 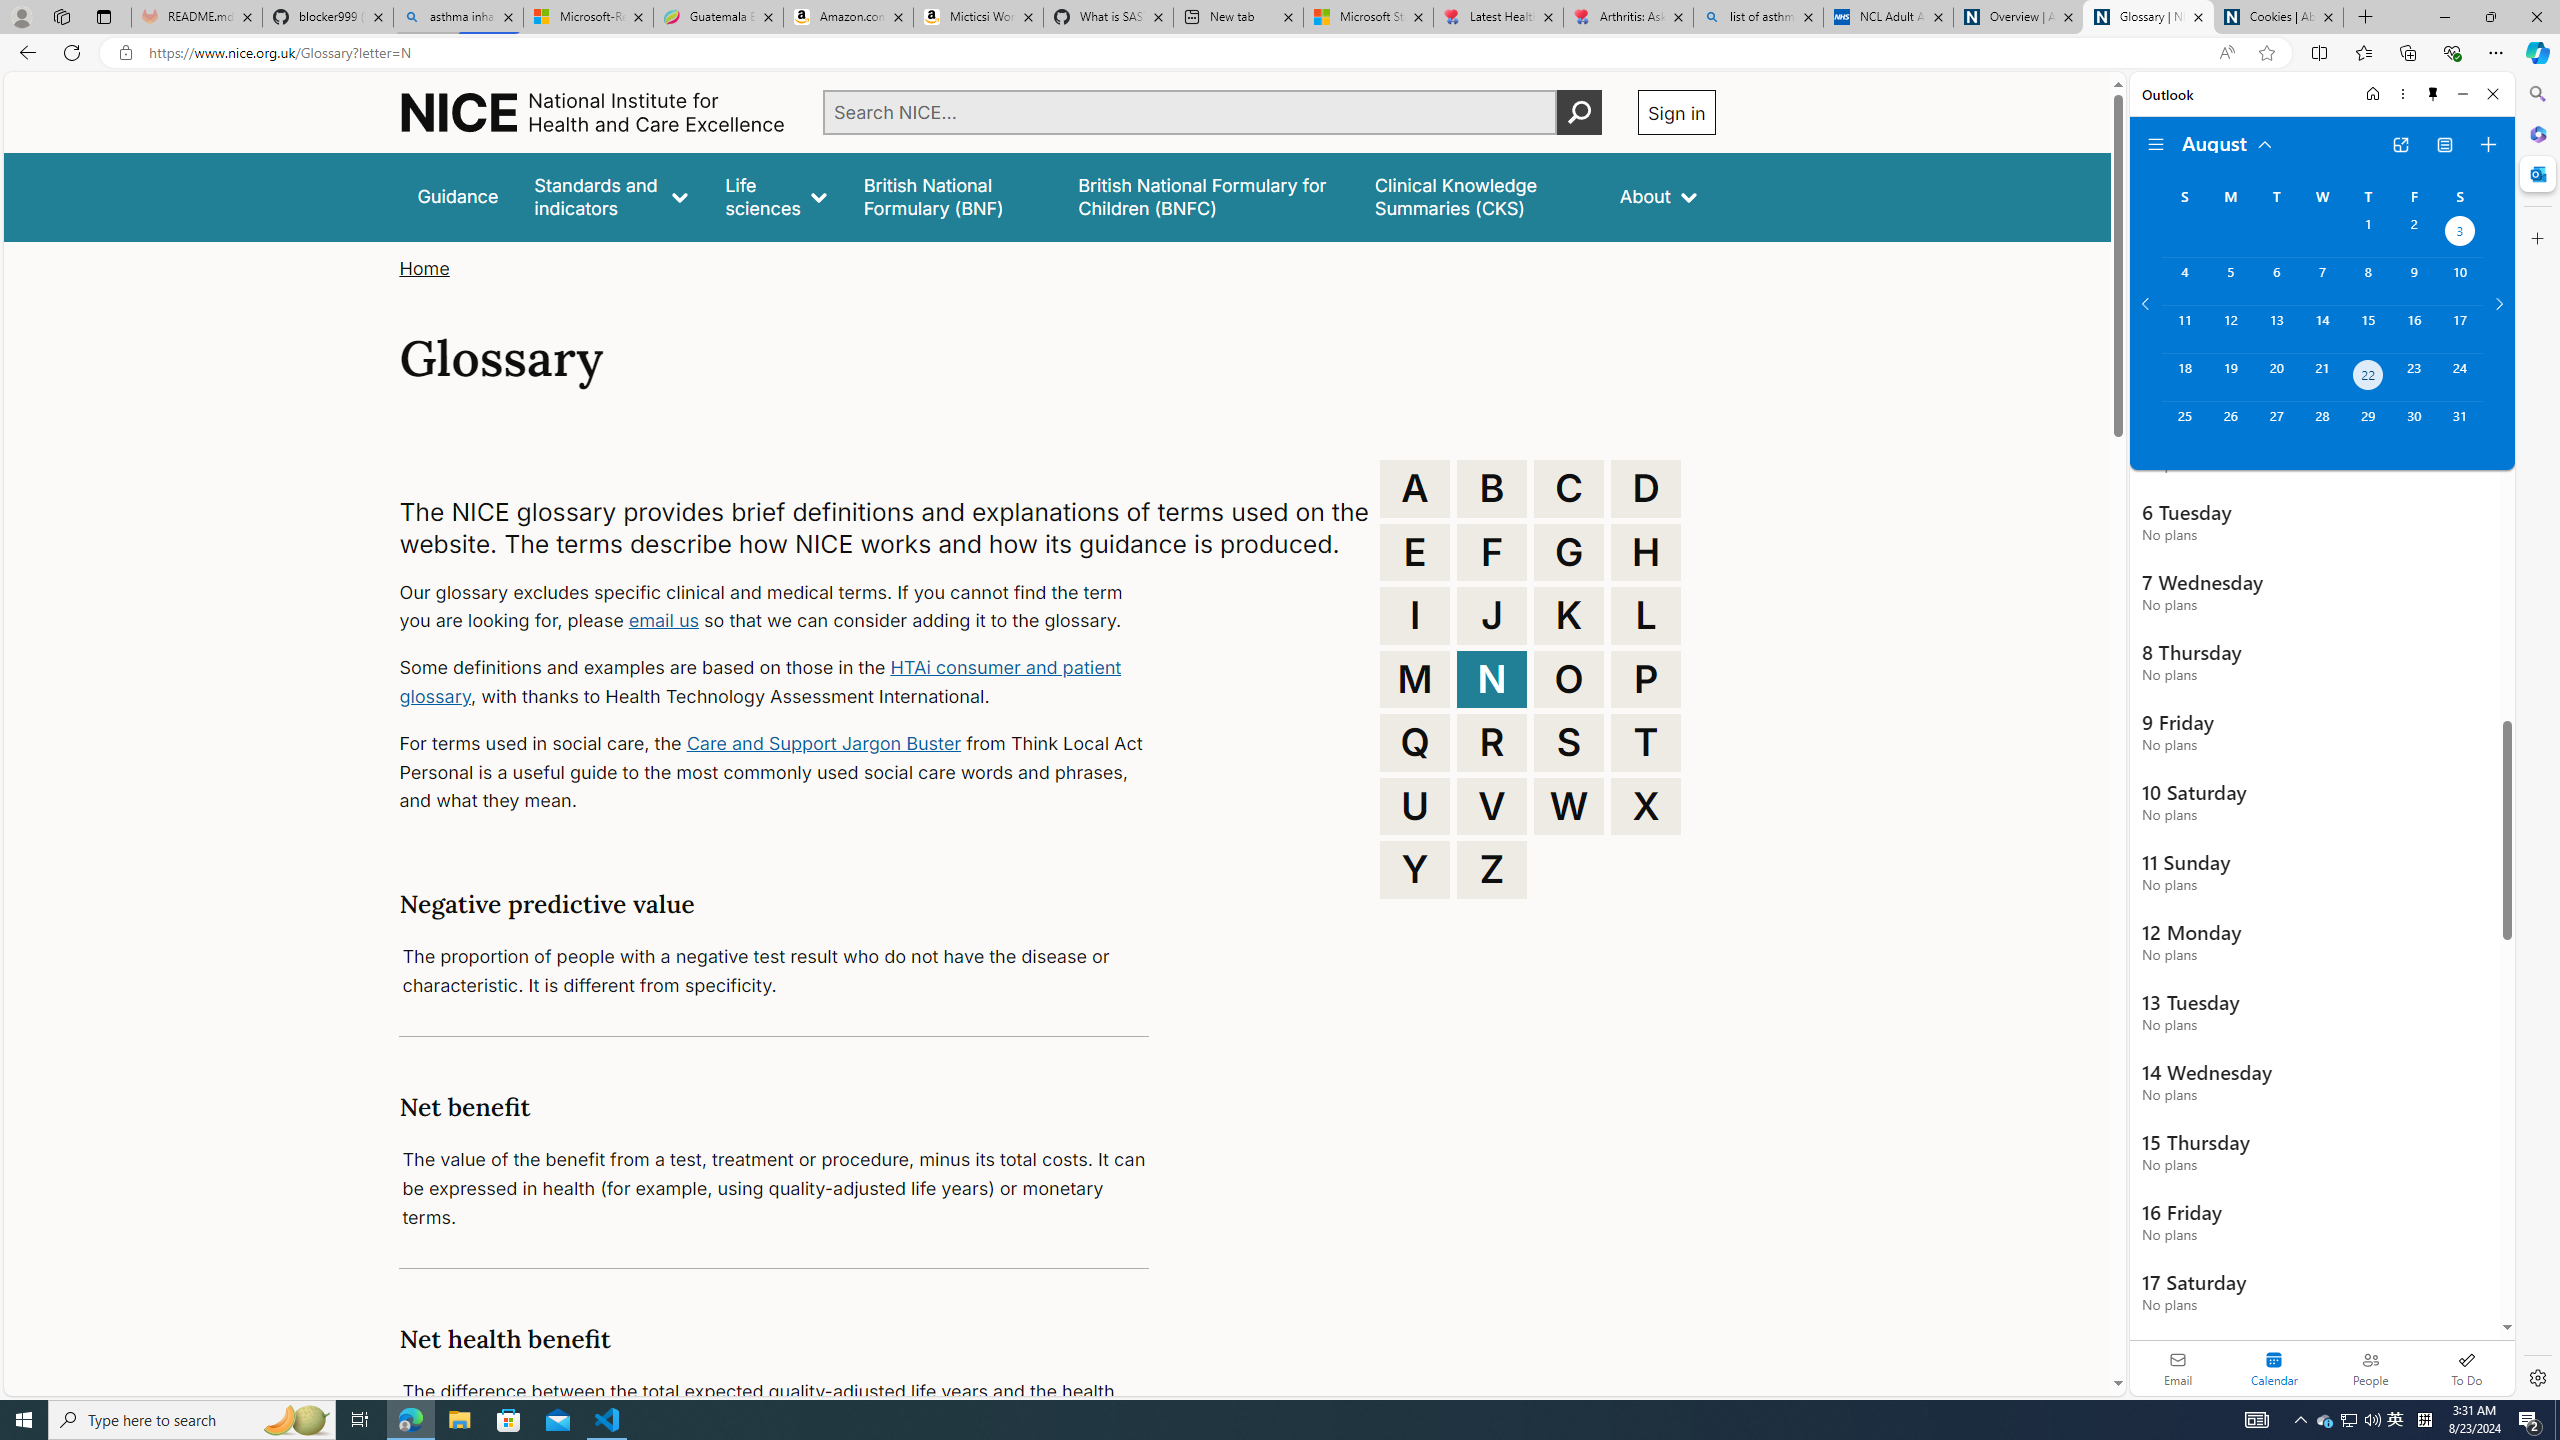 I want to click on 'Back', so click(x=24, y=51).